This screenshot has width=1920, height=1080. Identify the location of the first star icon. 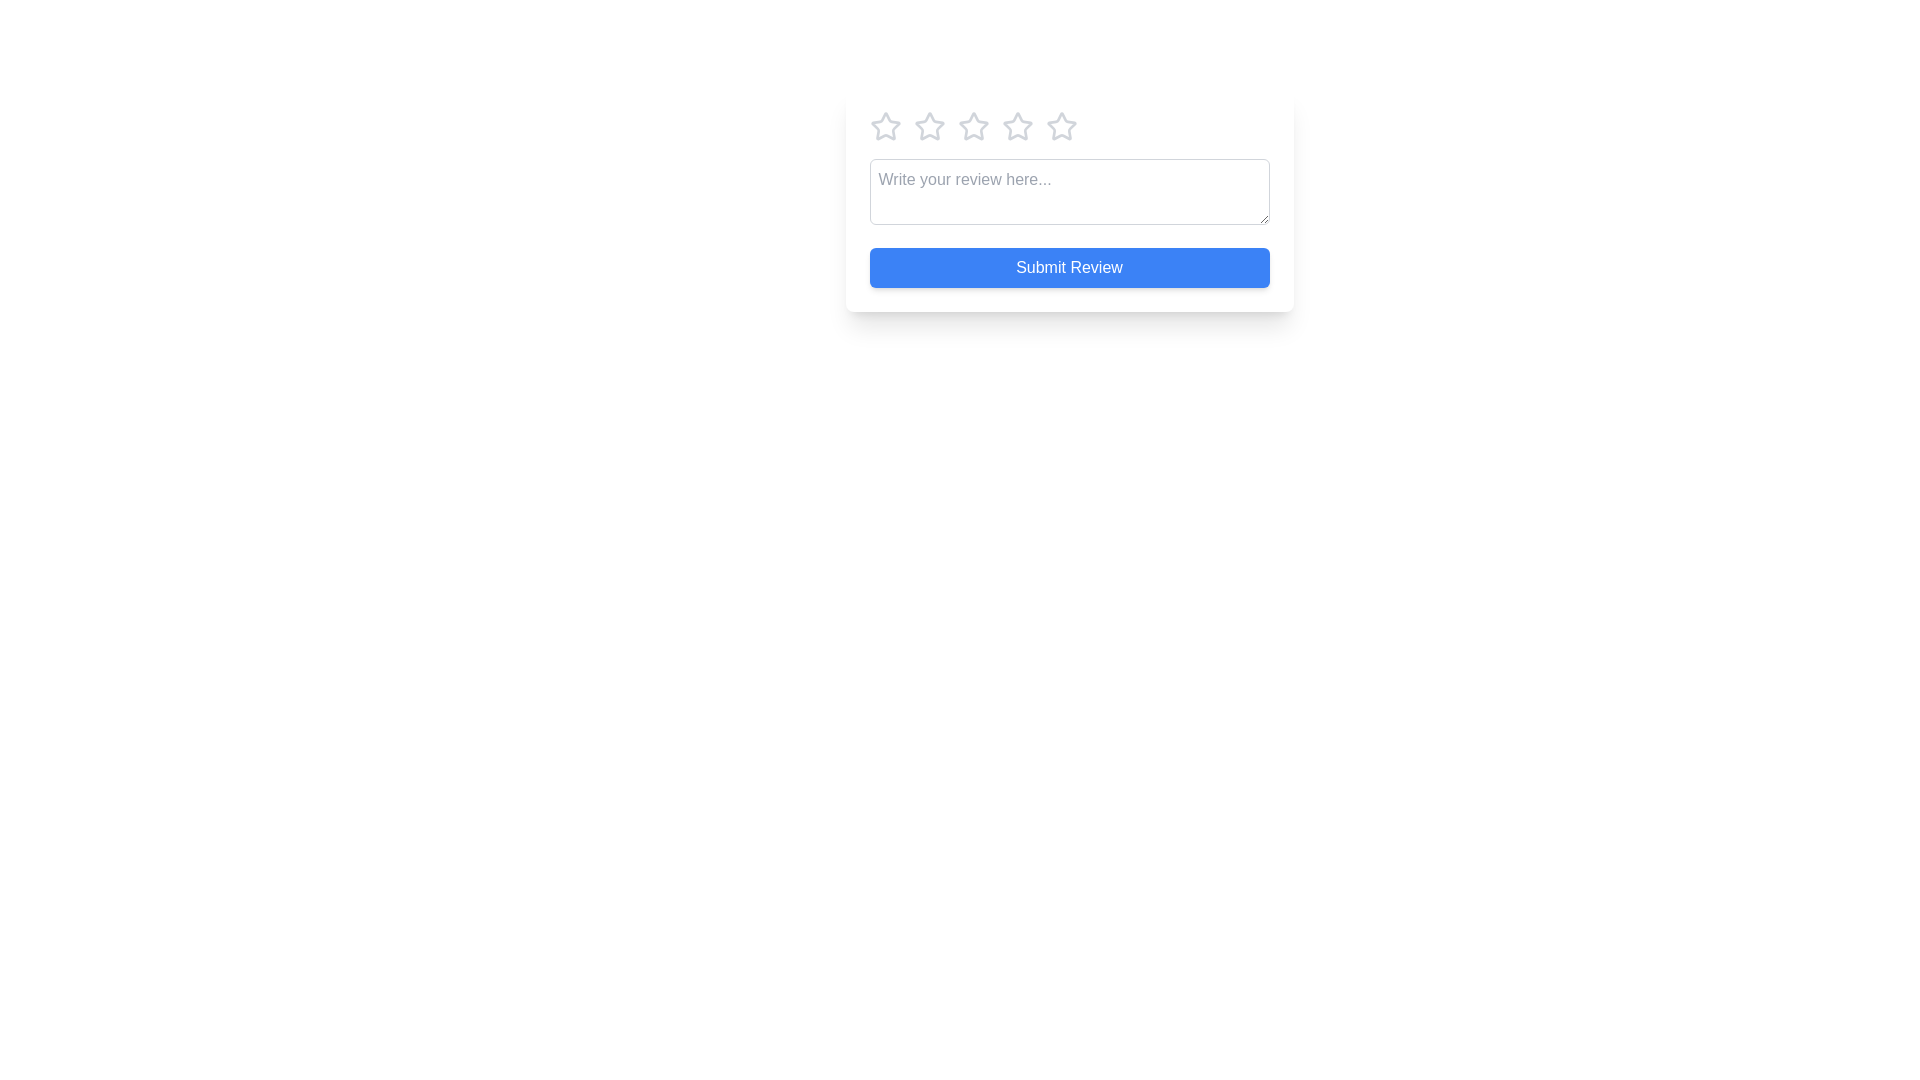
(928, 126).